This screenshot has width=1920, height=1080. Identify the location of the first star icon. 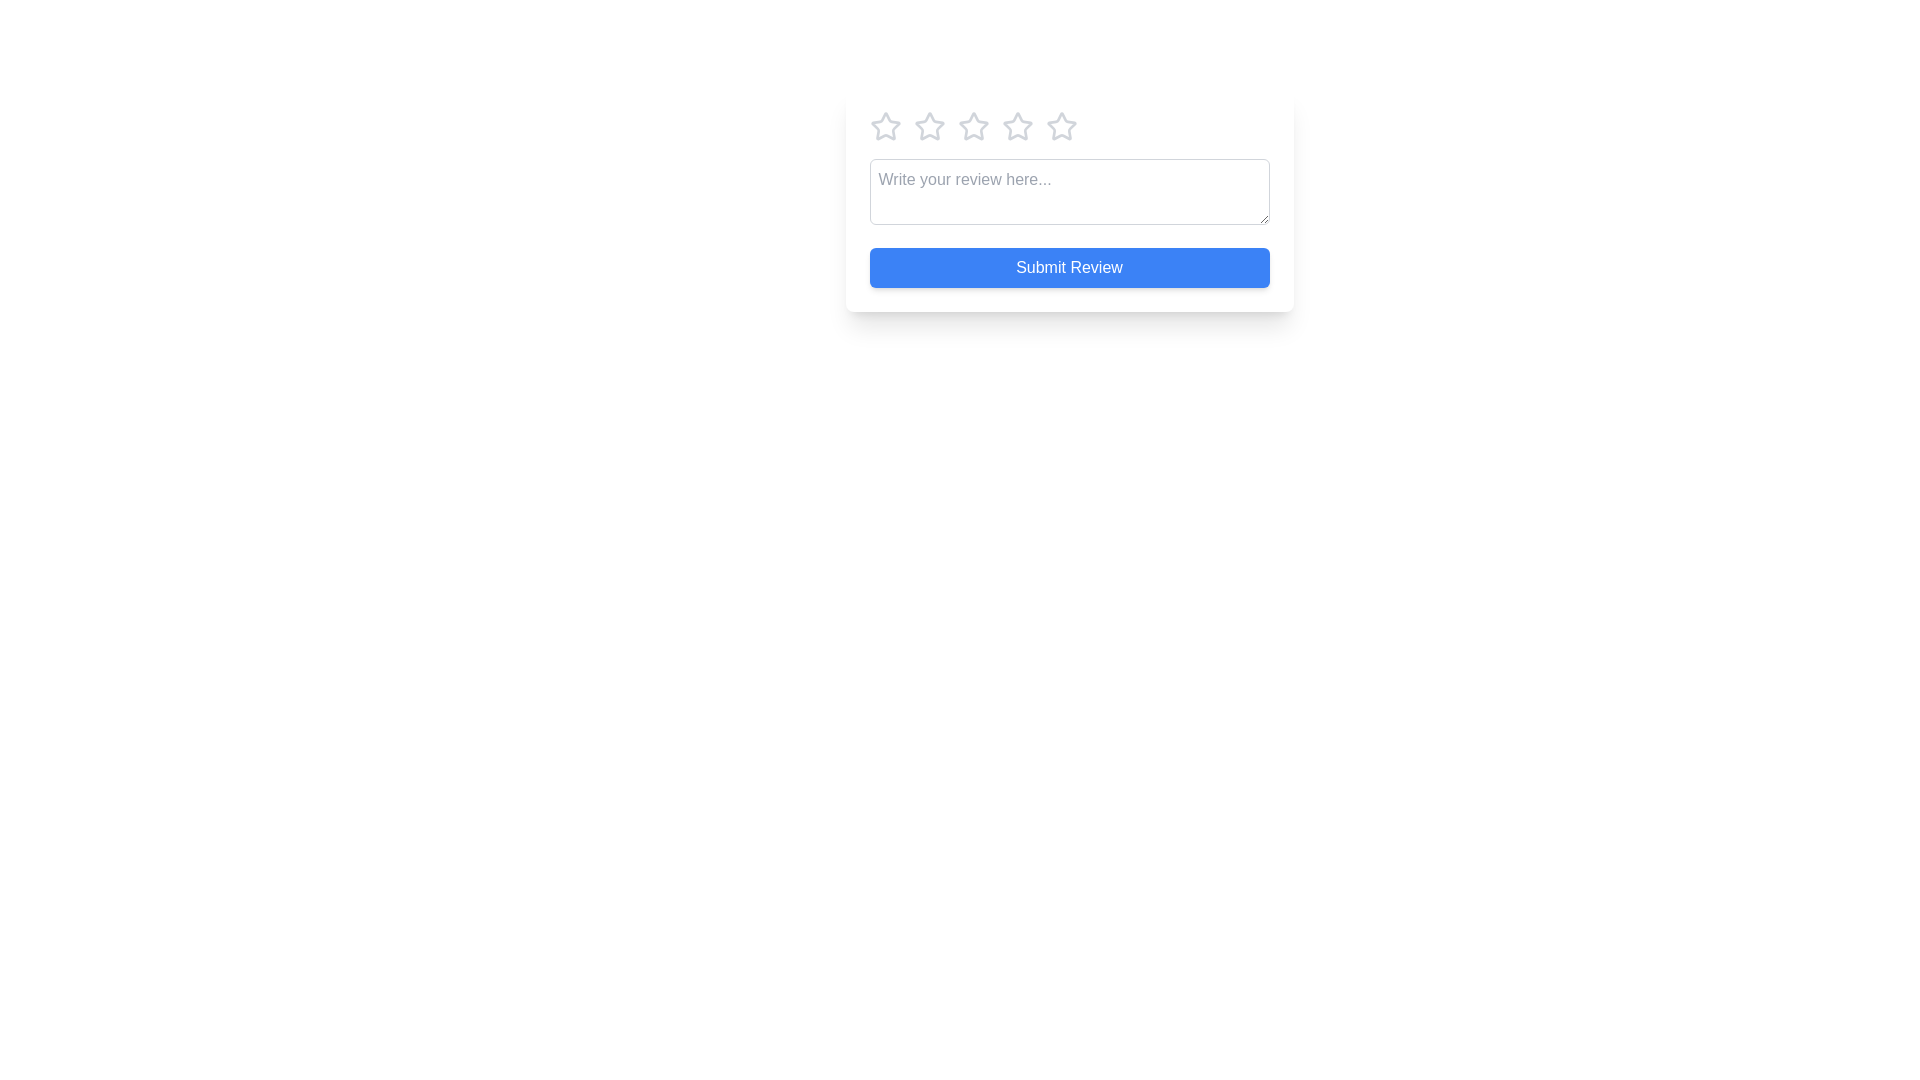
(928, 126).